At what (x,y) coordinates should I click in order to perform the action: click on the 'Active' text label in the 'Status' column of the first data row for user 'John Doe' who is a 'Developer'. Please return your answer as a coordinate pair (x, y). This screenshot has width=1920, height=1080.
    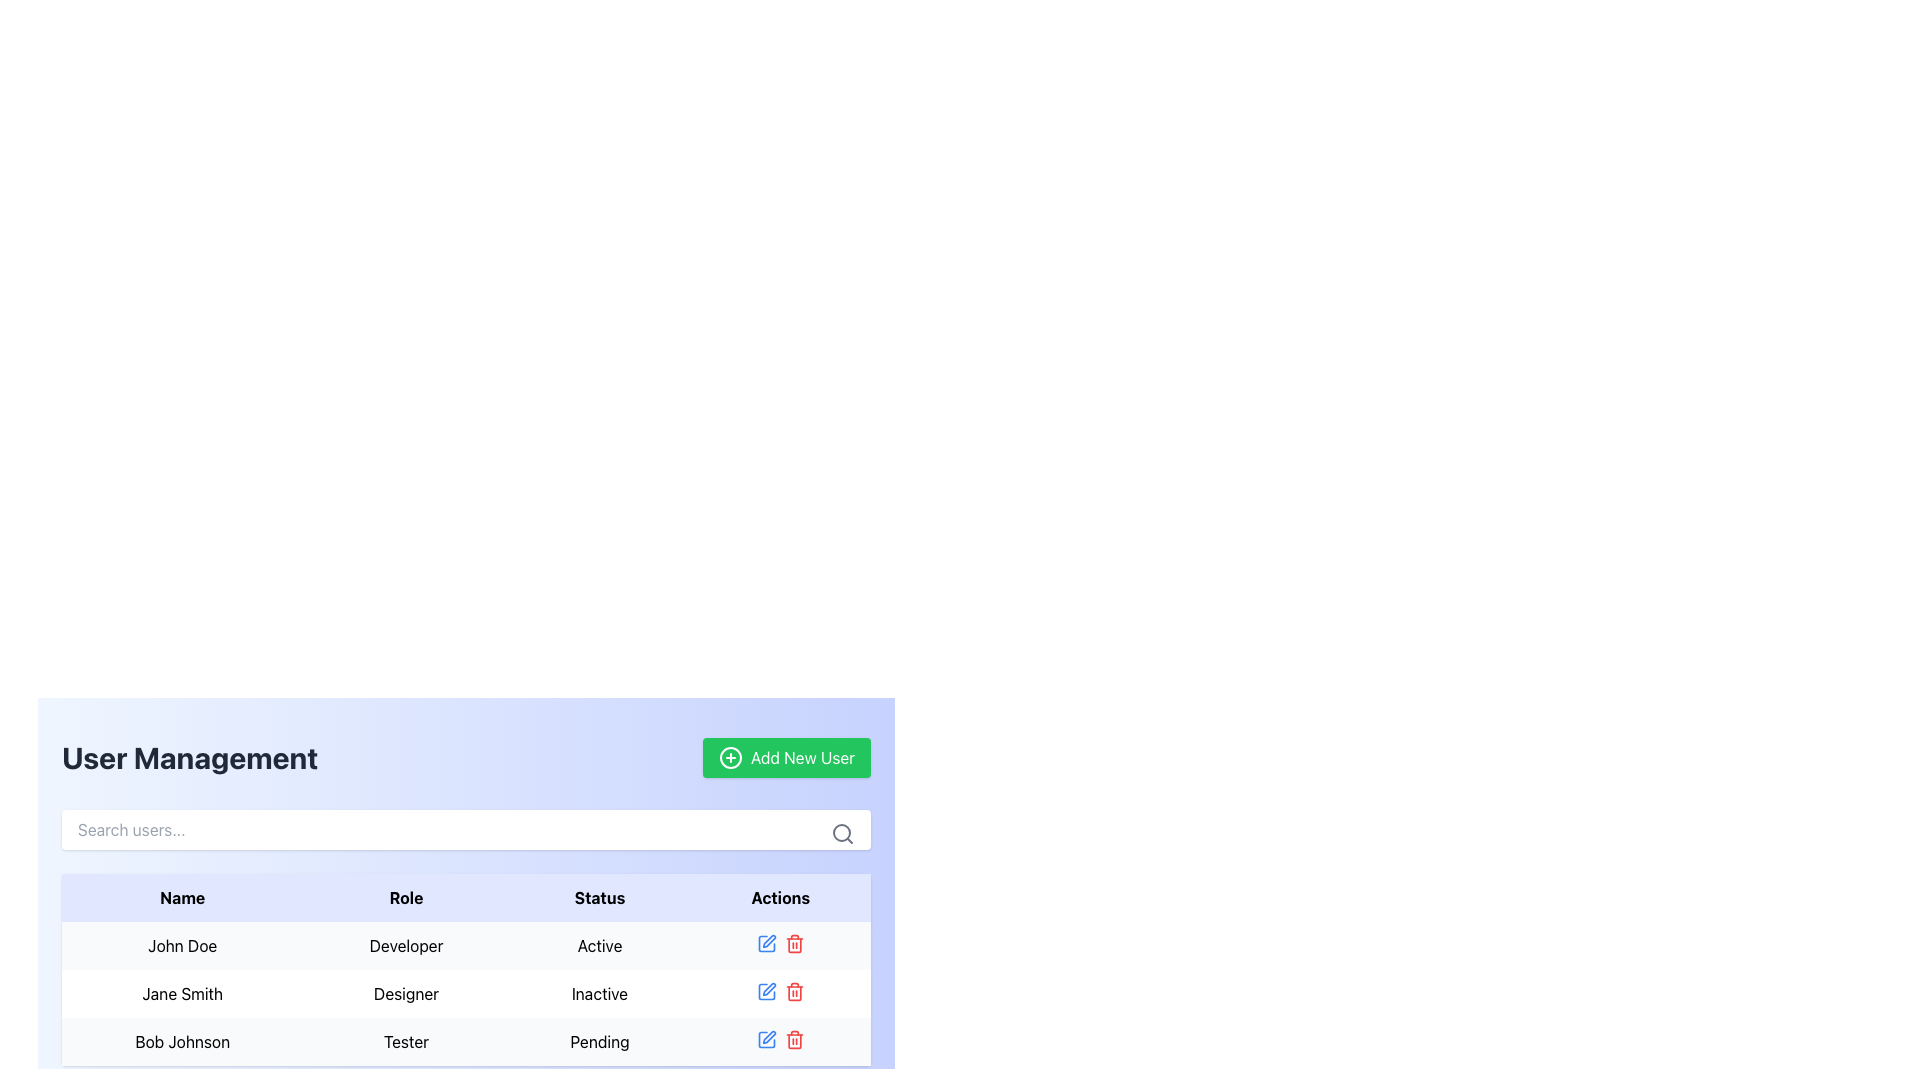
    Looking at the image, I should click on (599, 945).